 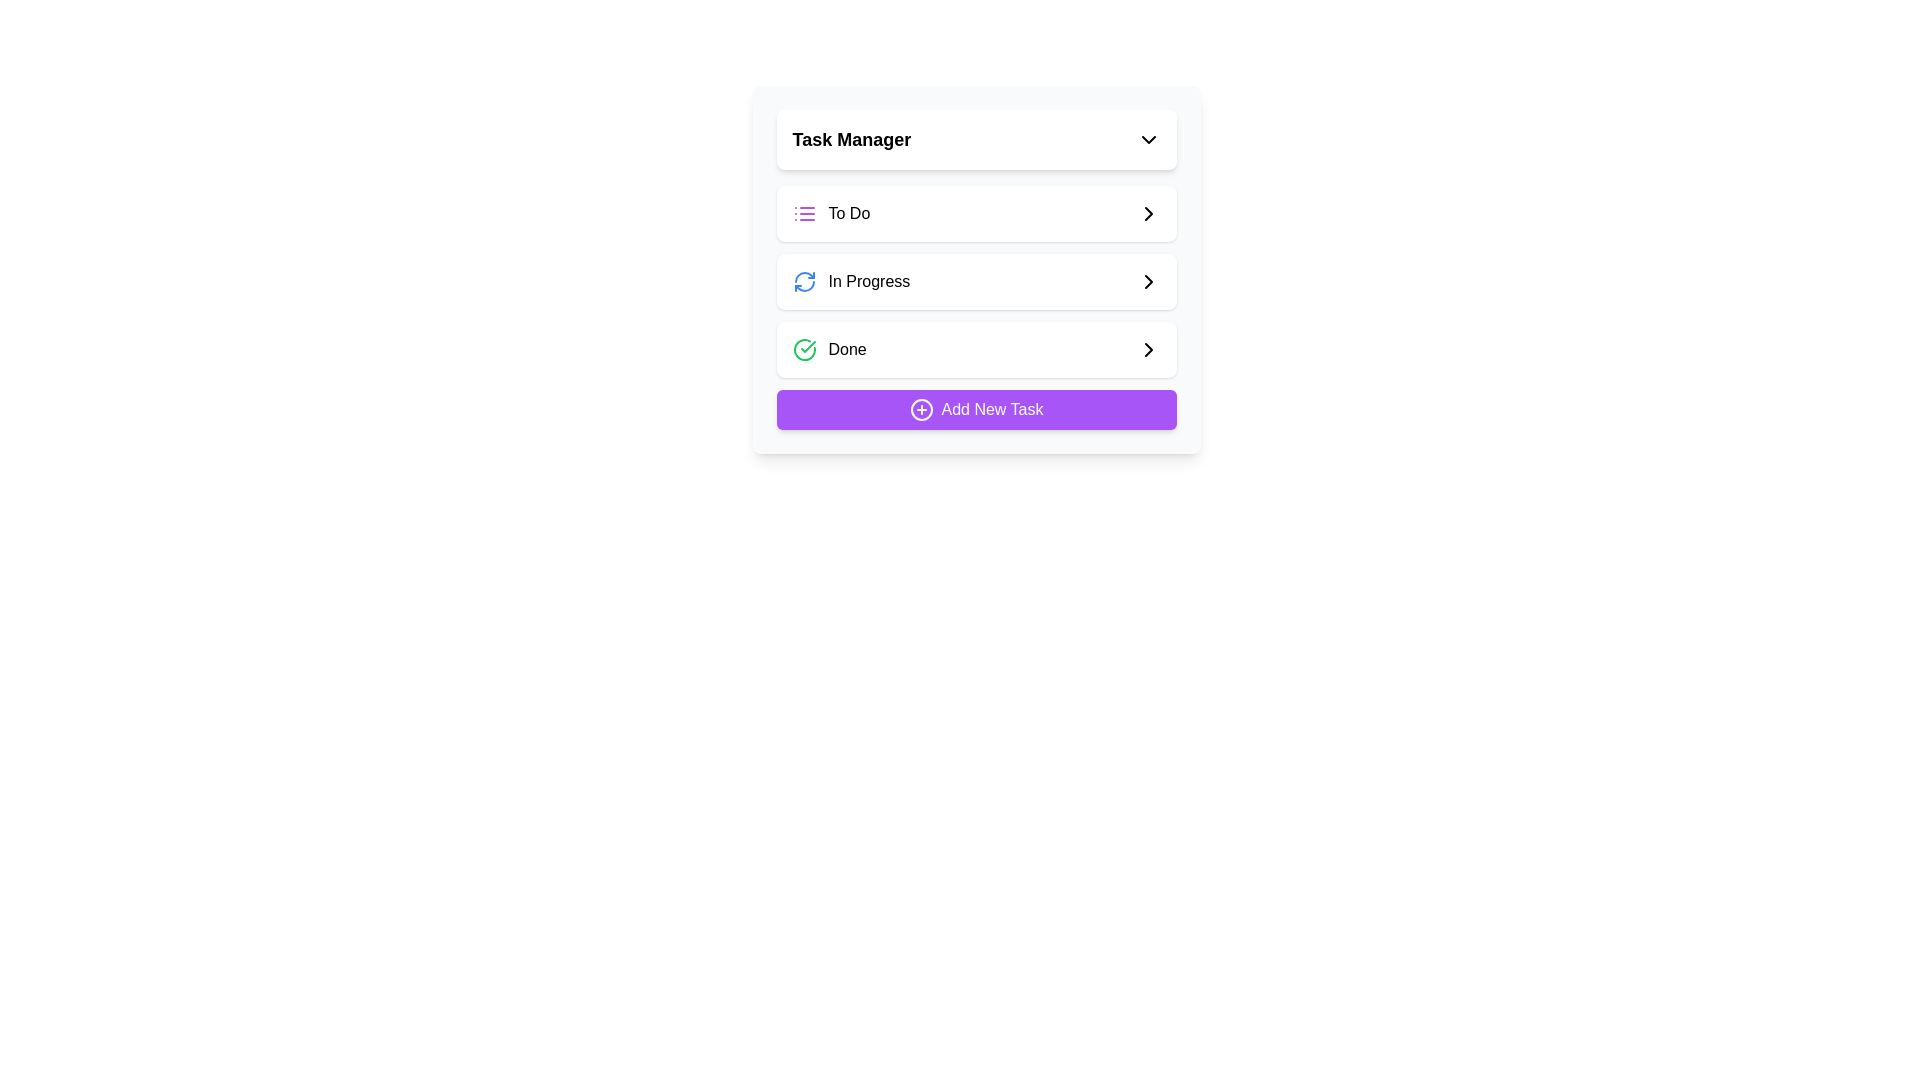 What do you see at coordinates (1148, 349) in the screenshot?
I see `the right-pointing chevron icon located in the third row of the vertical list, to the far right of the 'Done' label and icon, to potentially view tooltips` at bounding box center [1148, 349].